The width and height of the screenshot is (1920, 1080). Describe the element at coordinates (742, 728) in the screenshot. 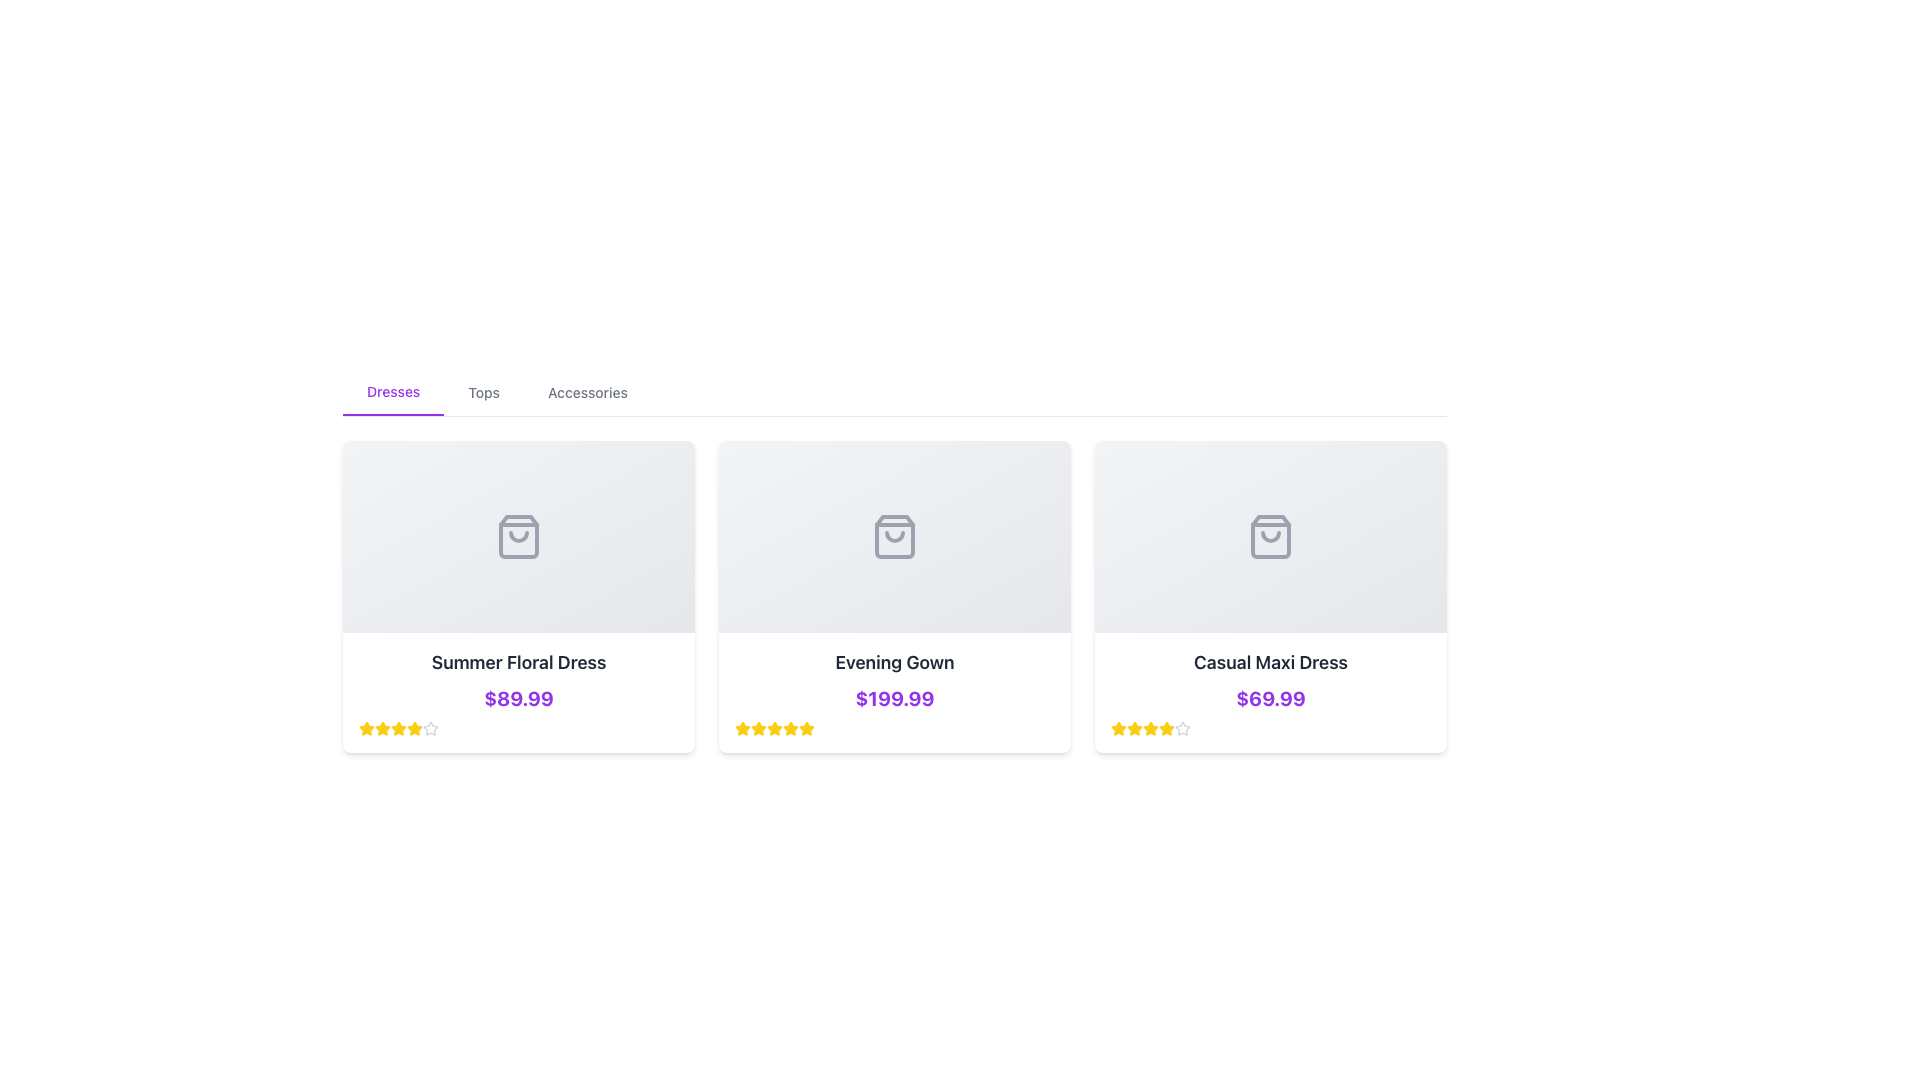

I see `the star icon representing the product's rating in the second card of the grid, located below the price '$199.99'` at that location.